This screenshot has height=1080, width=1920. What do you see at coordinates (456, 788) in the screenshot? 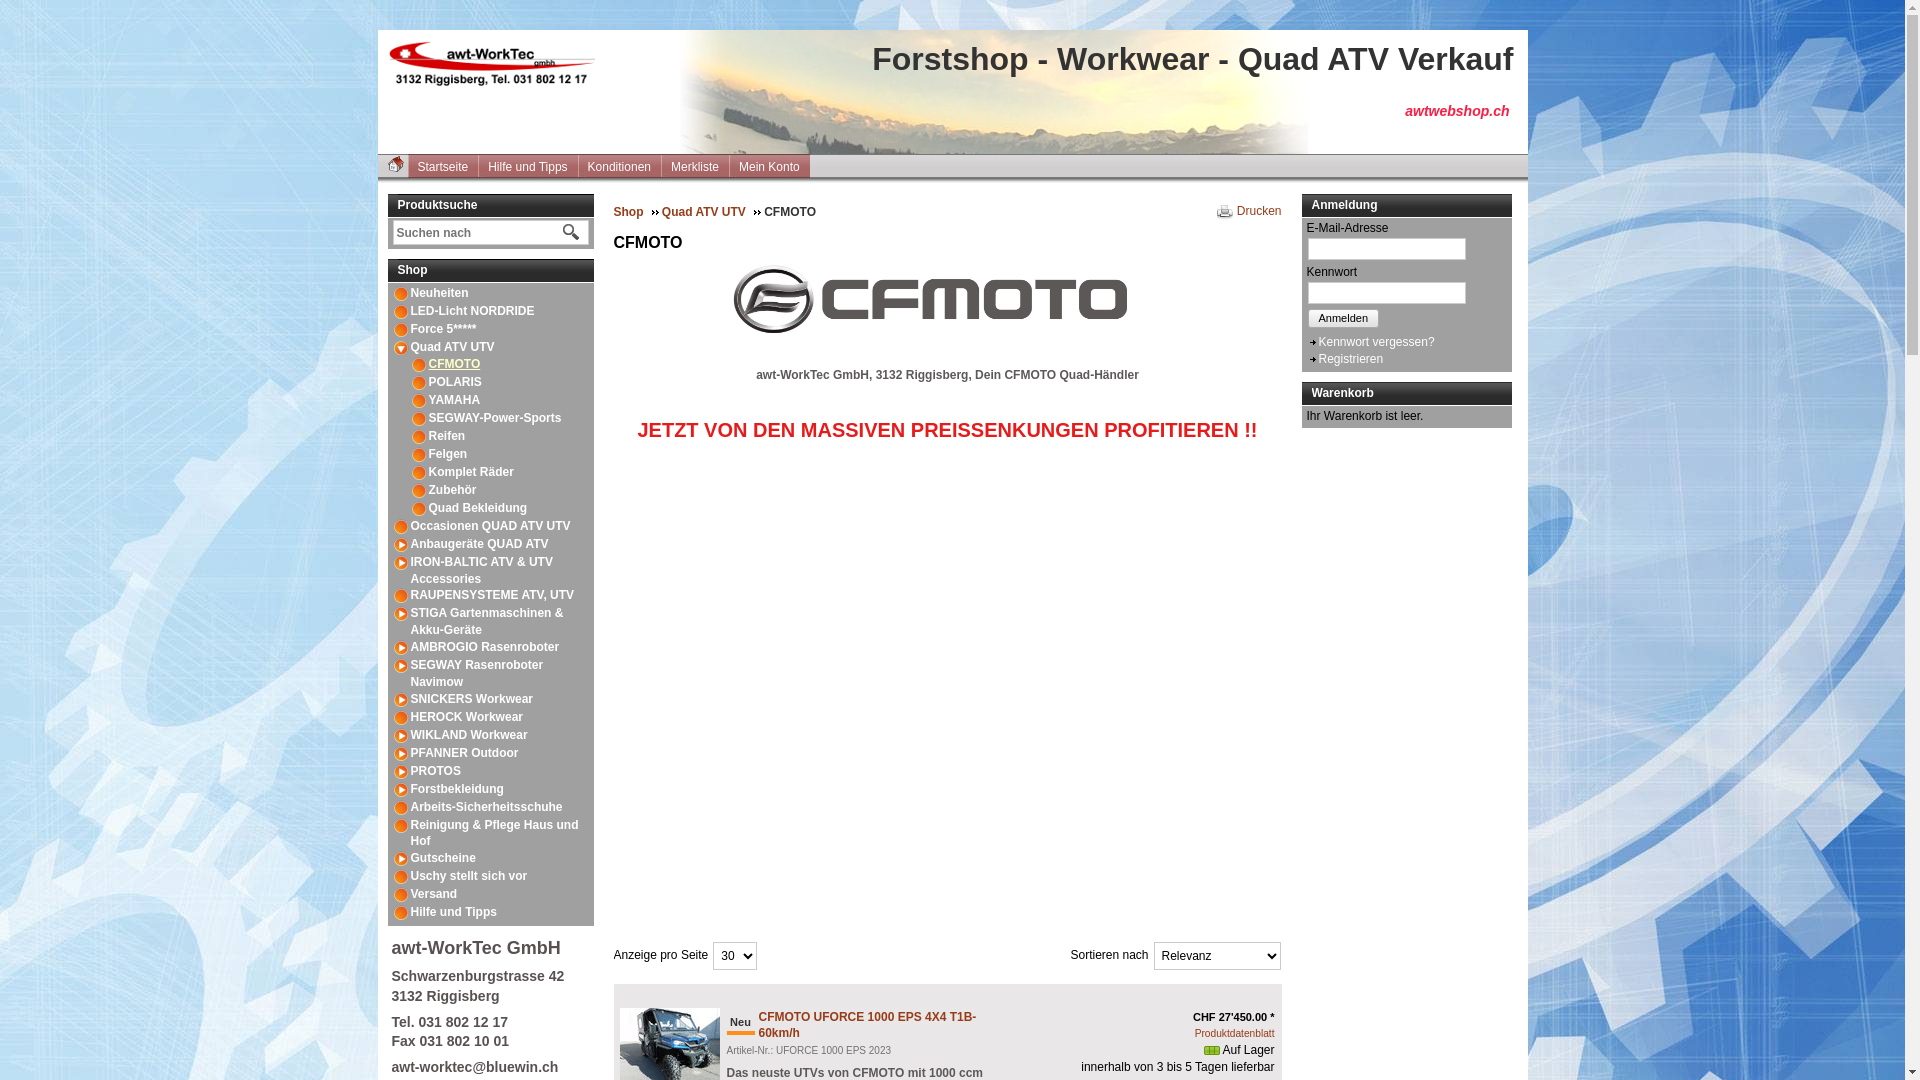
I see `'Forstbekleidung'` at bounding box center [456, 788].